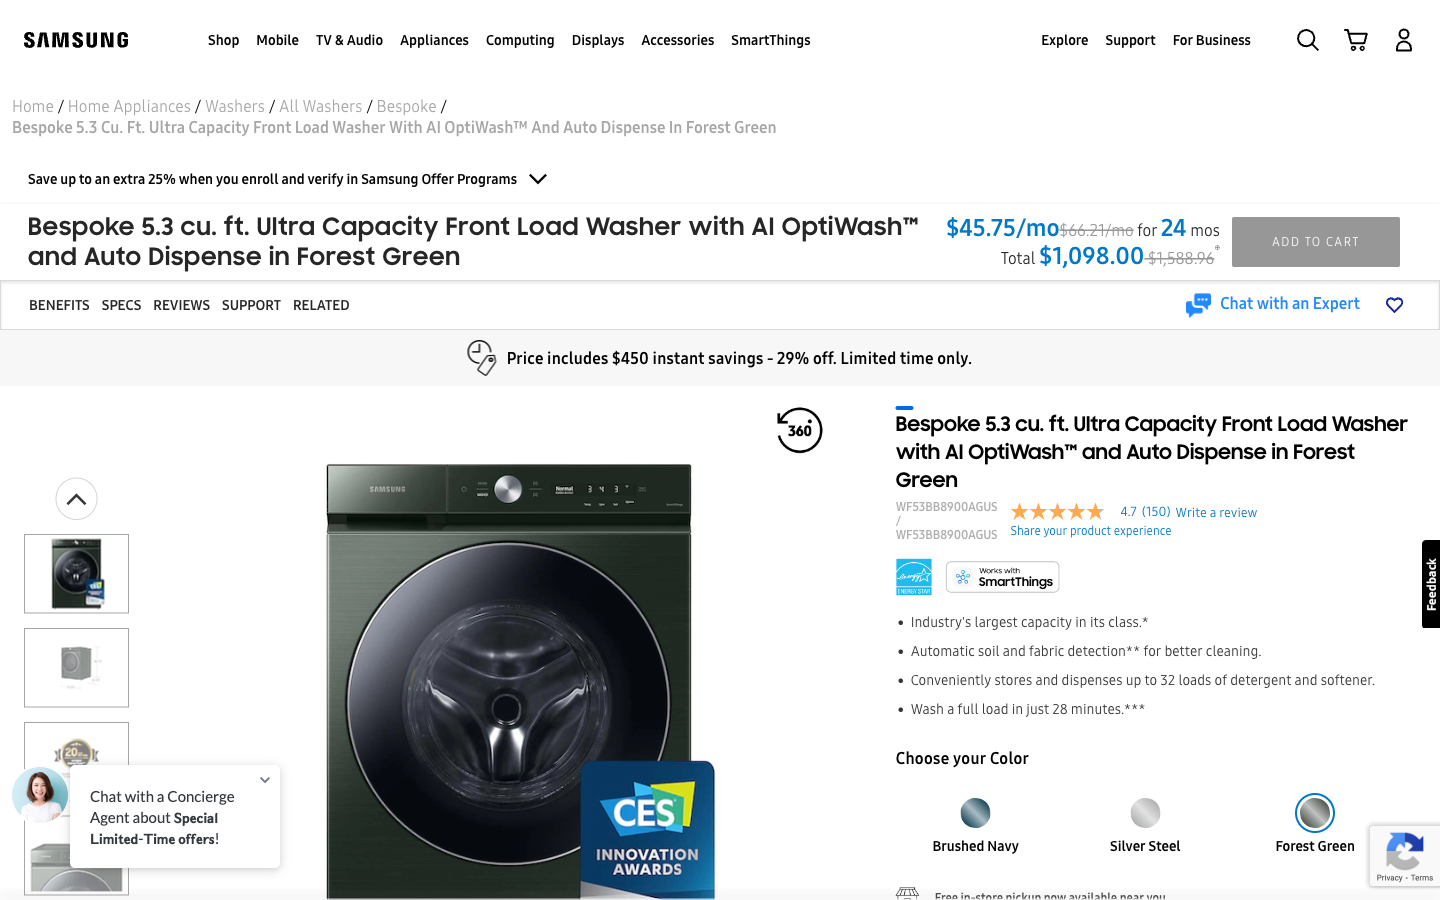  Describe the element at coordinates (76, 497) in the screenshot. I see `the top of the photo library and magnify the first picture` at that location.